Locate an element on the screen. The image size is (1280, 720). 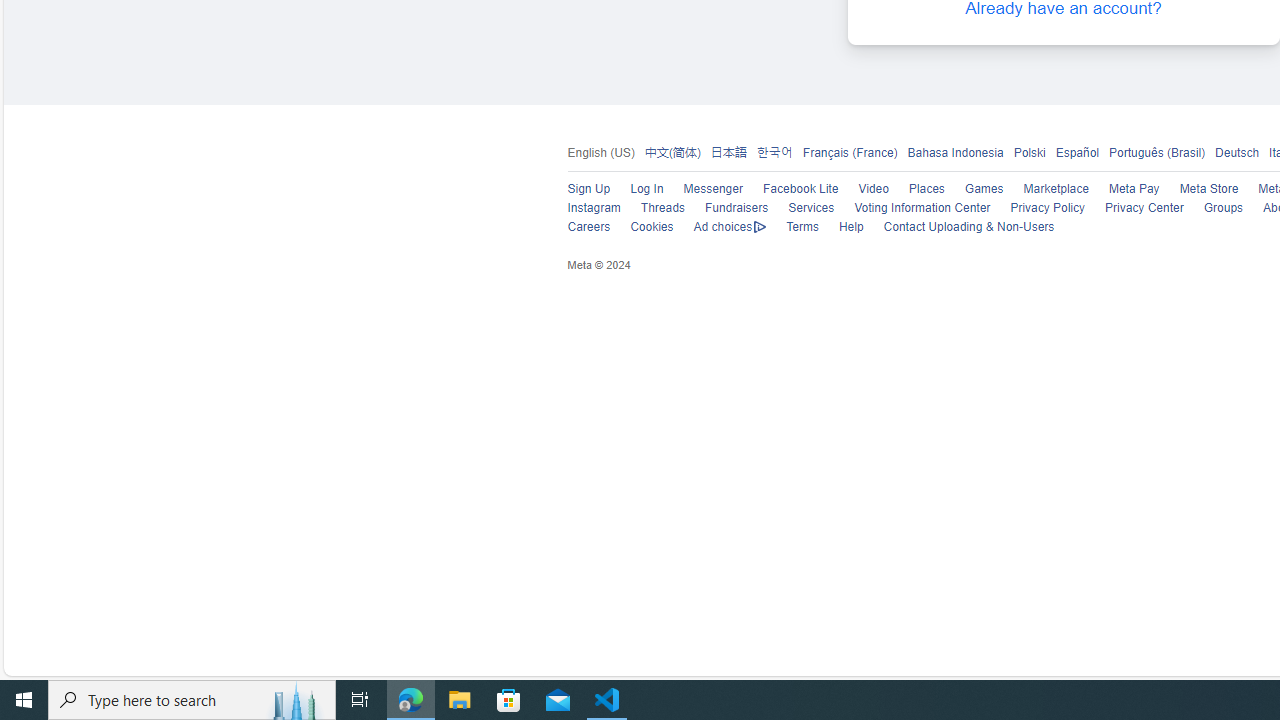
'Meta Store' is located at coordinates (1207, 189).